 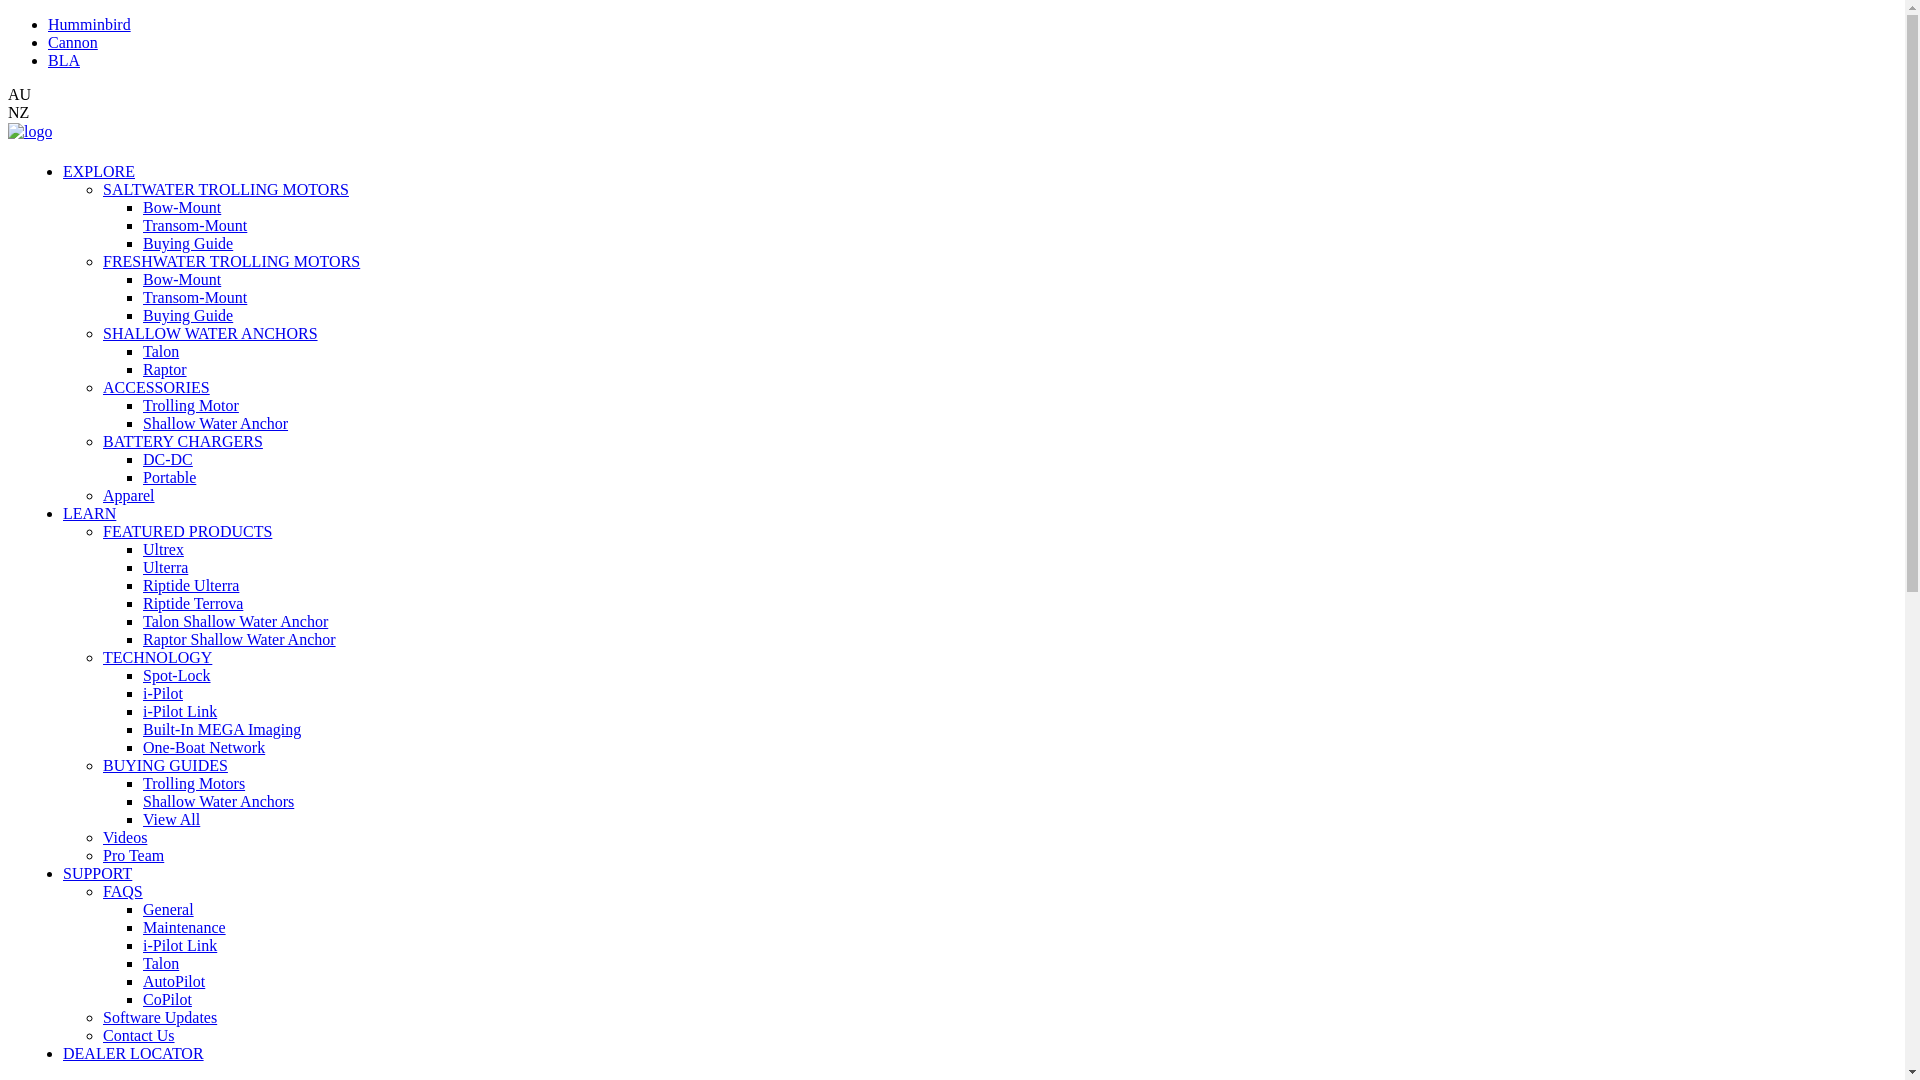 What do you see at coordinates (142, 747) in the screenshot?
I see `'One-Boat Network'` at bounding box center [142, 747].